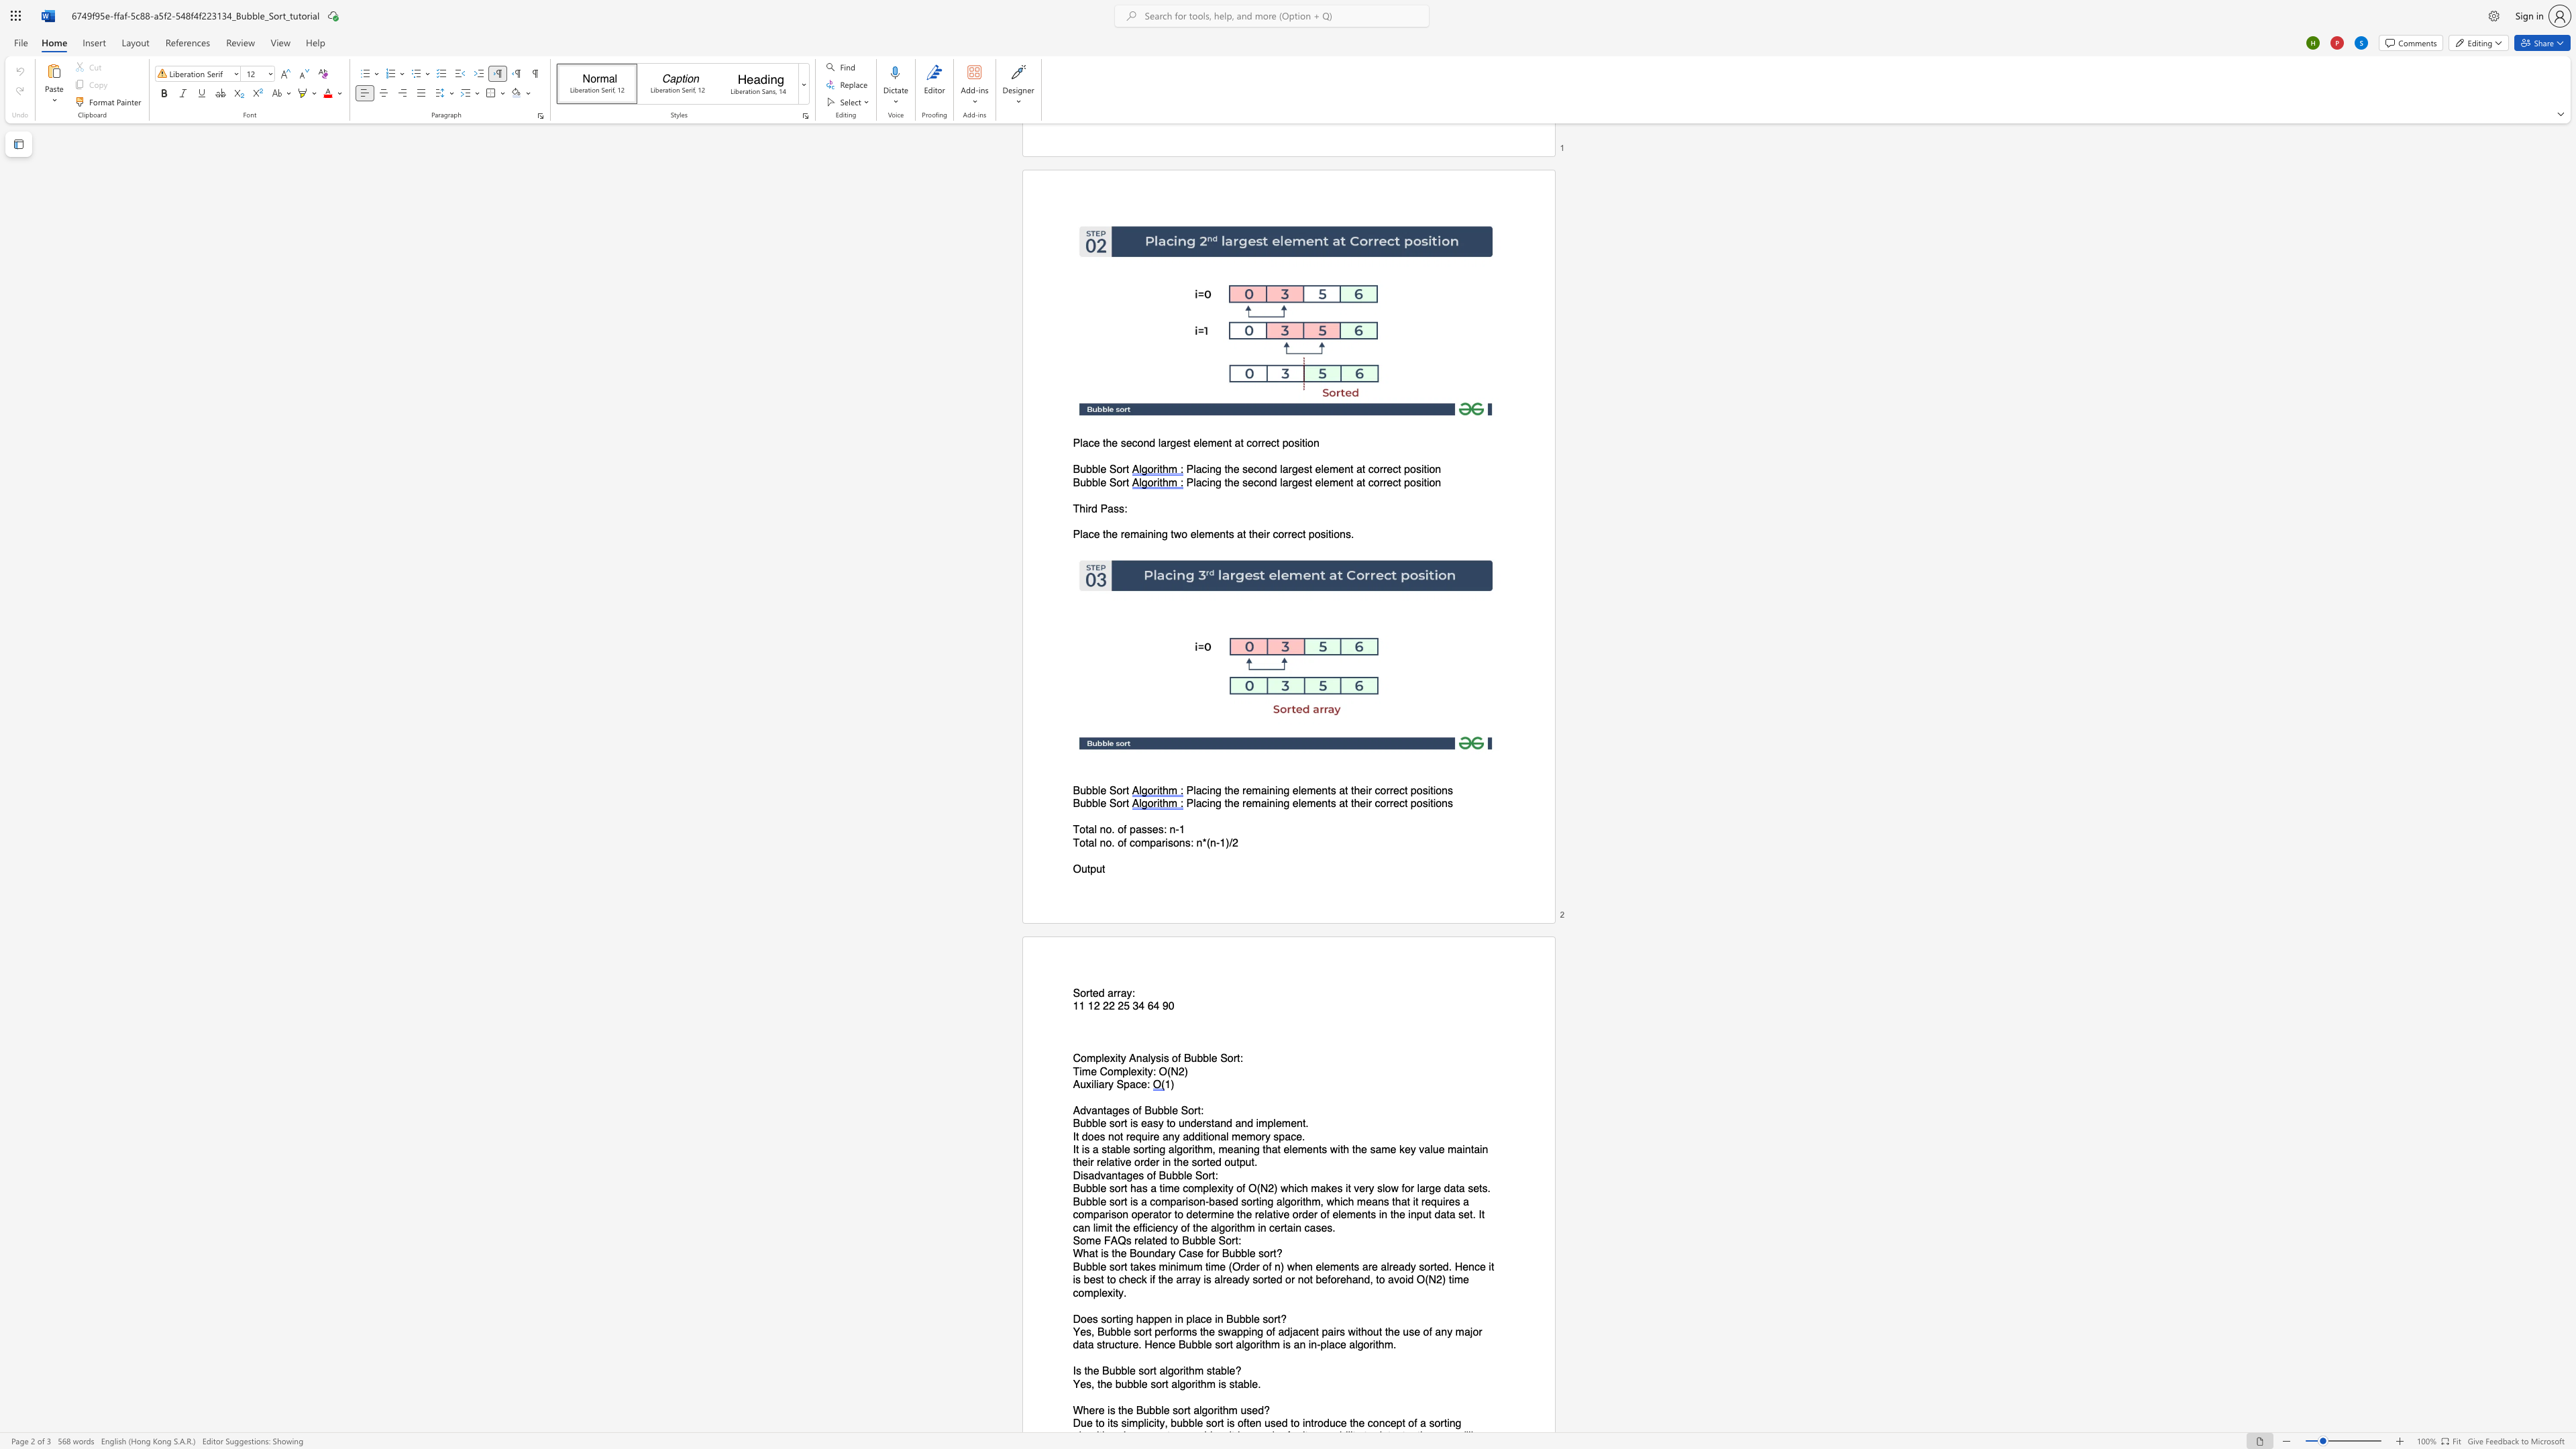  Describe the element at coordinates (1472, 1187) in the screenshot. I see `the space between the continuous character "s" and "e" in the text` at that location.